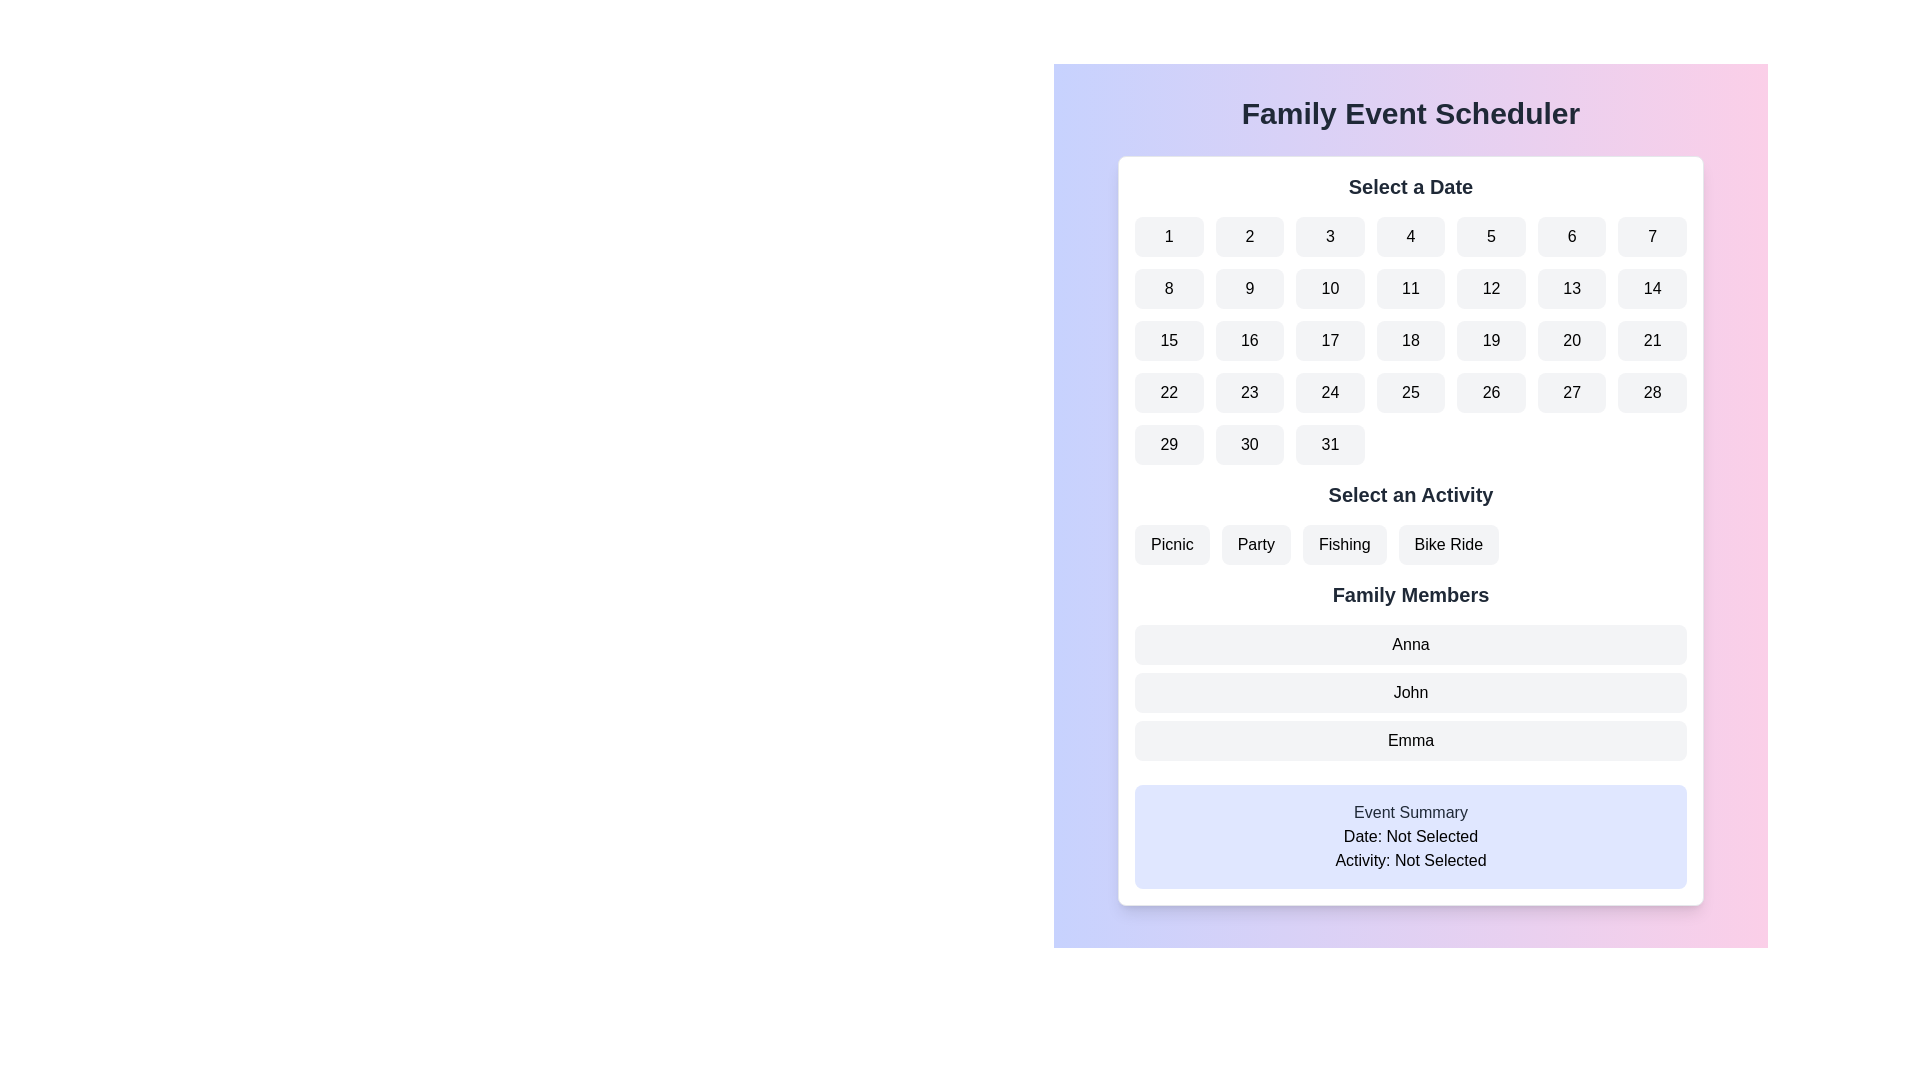 The height and width of the screenshot is (1080, 1920). Describe the element at coordinates (1448, 544) in the screenshot. I see `the 'Bike Ride' button, which is the fourth button in a row under the 'Select an Activity' section` at that location.